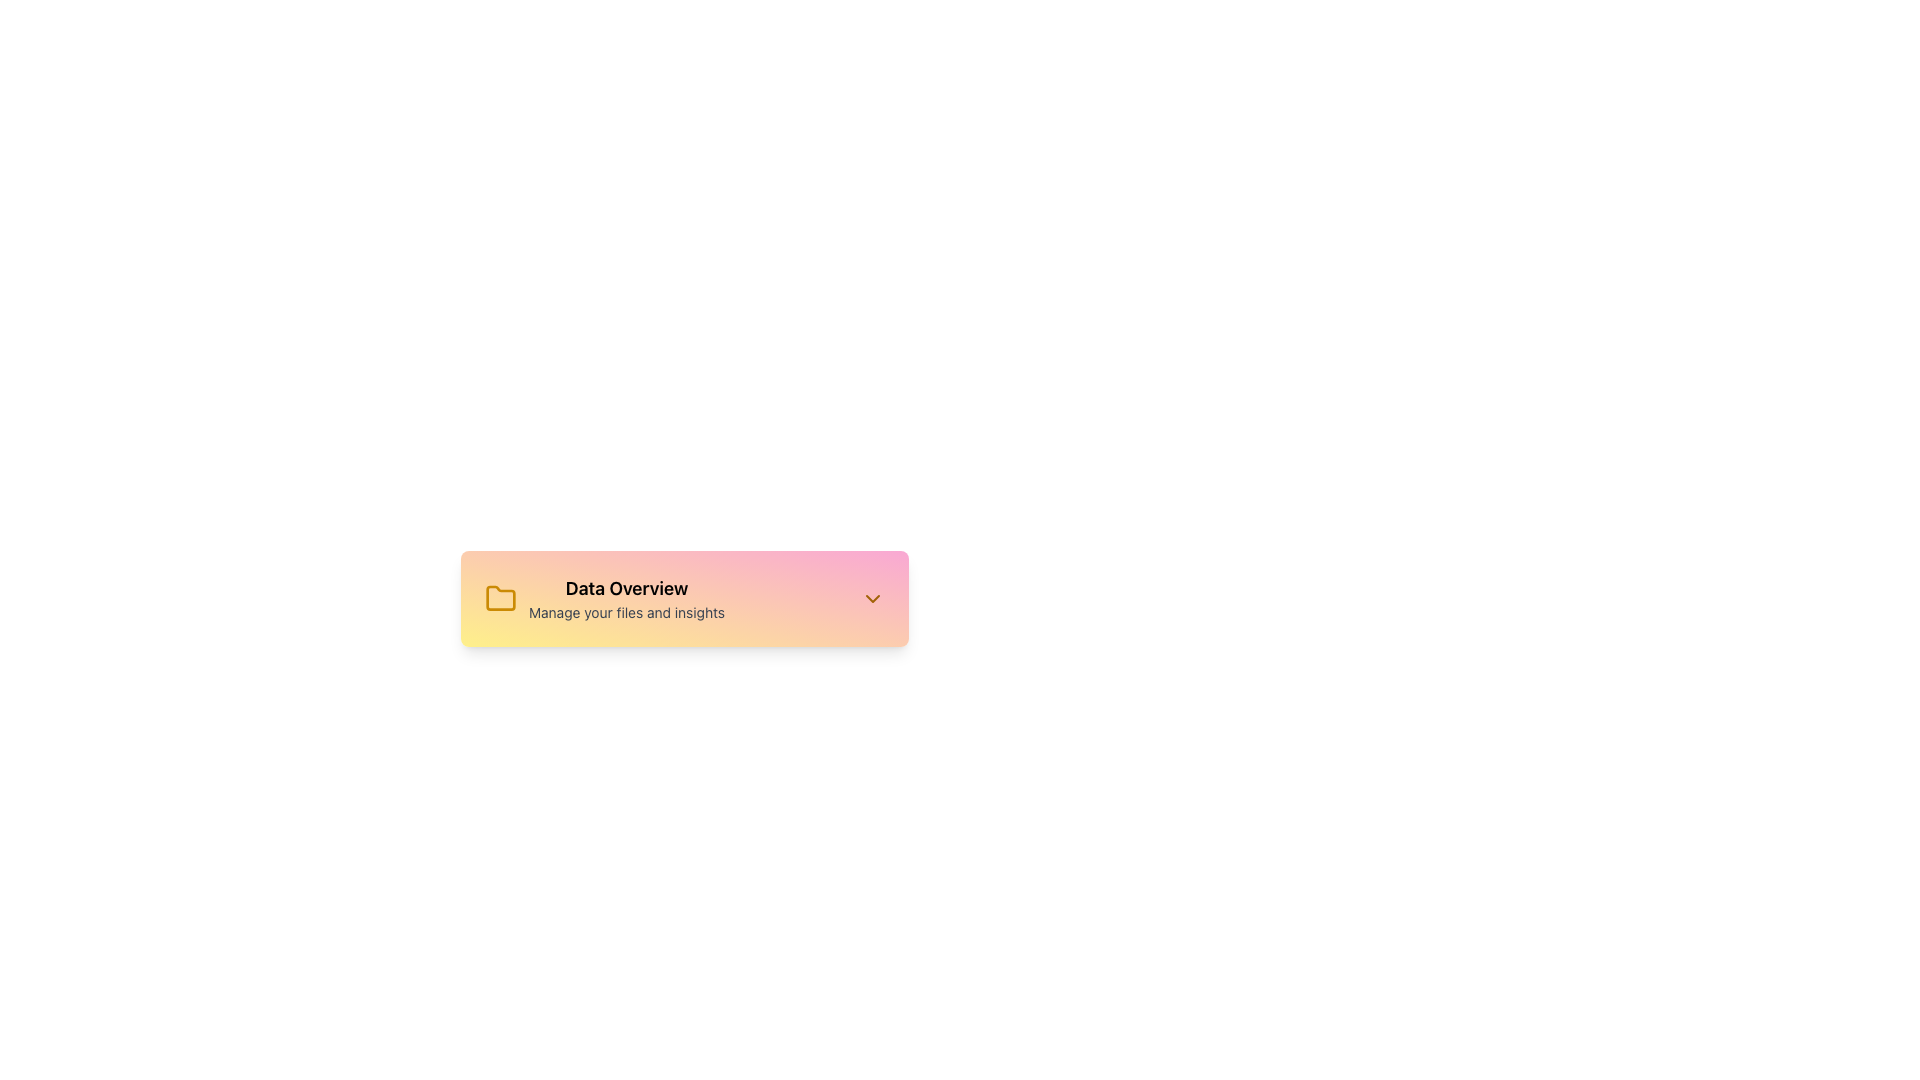 The height and width of the screenshot is (1080, 1920). I want to click on the Composite text element displaying 'Data Overview' and its subtitle 'Manage your files and insights', so click(603, 597).